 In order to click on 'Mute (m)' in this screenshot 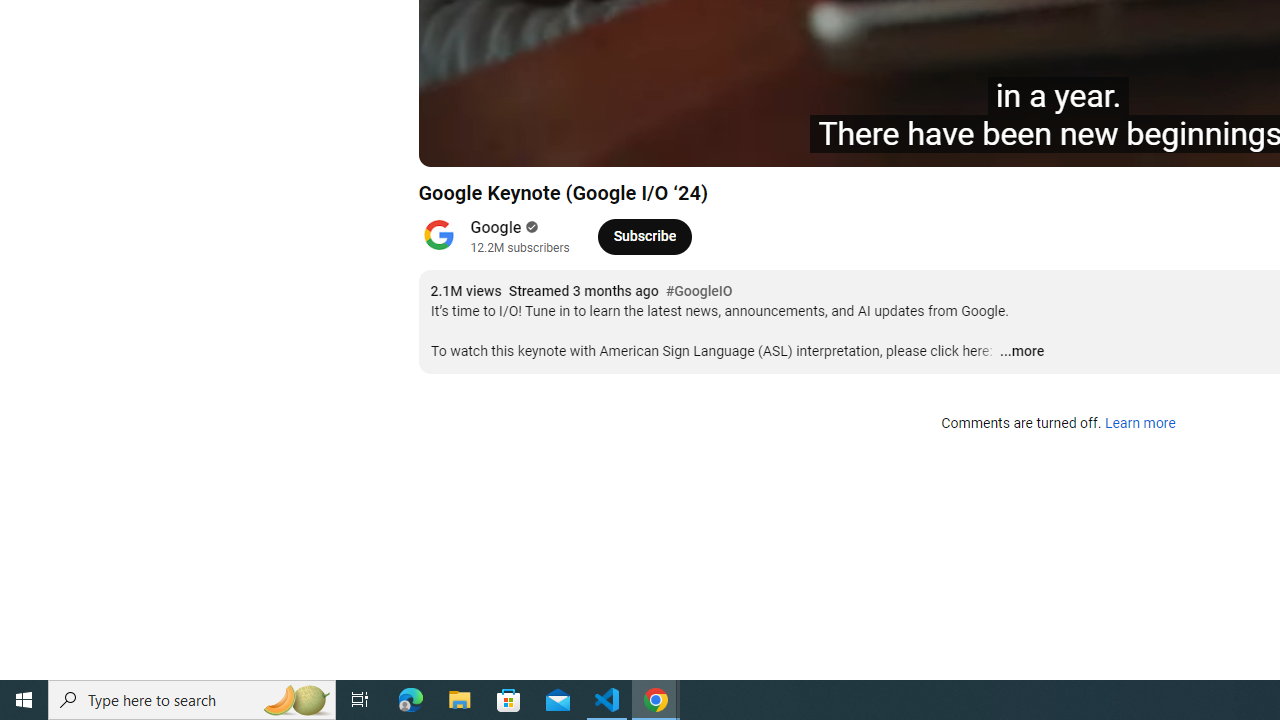, I will do `click(593, 141)`.